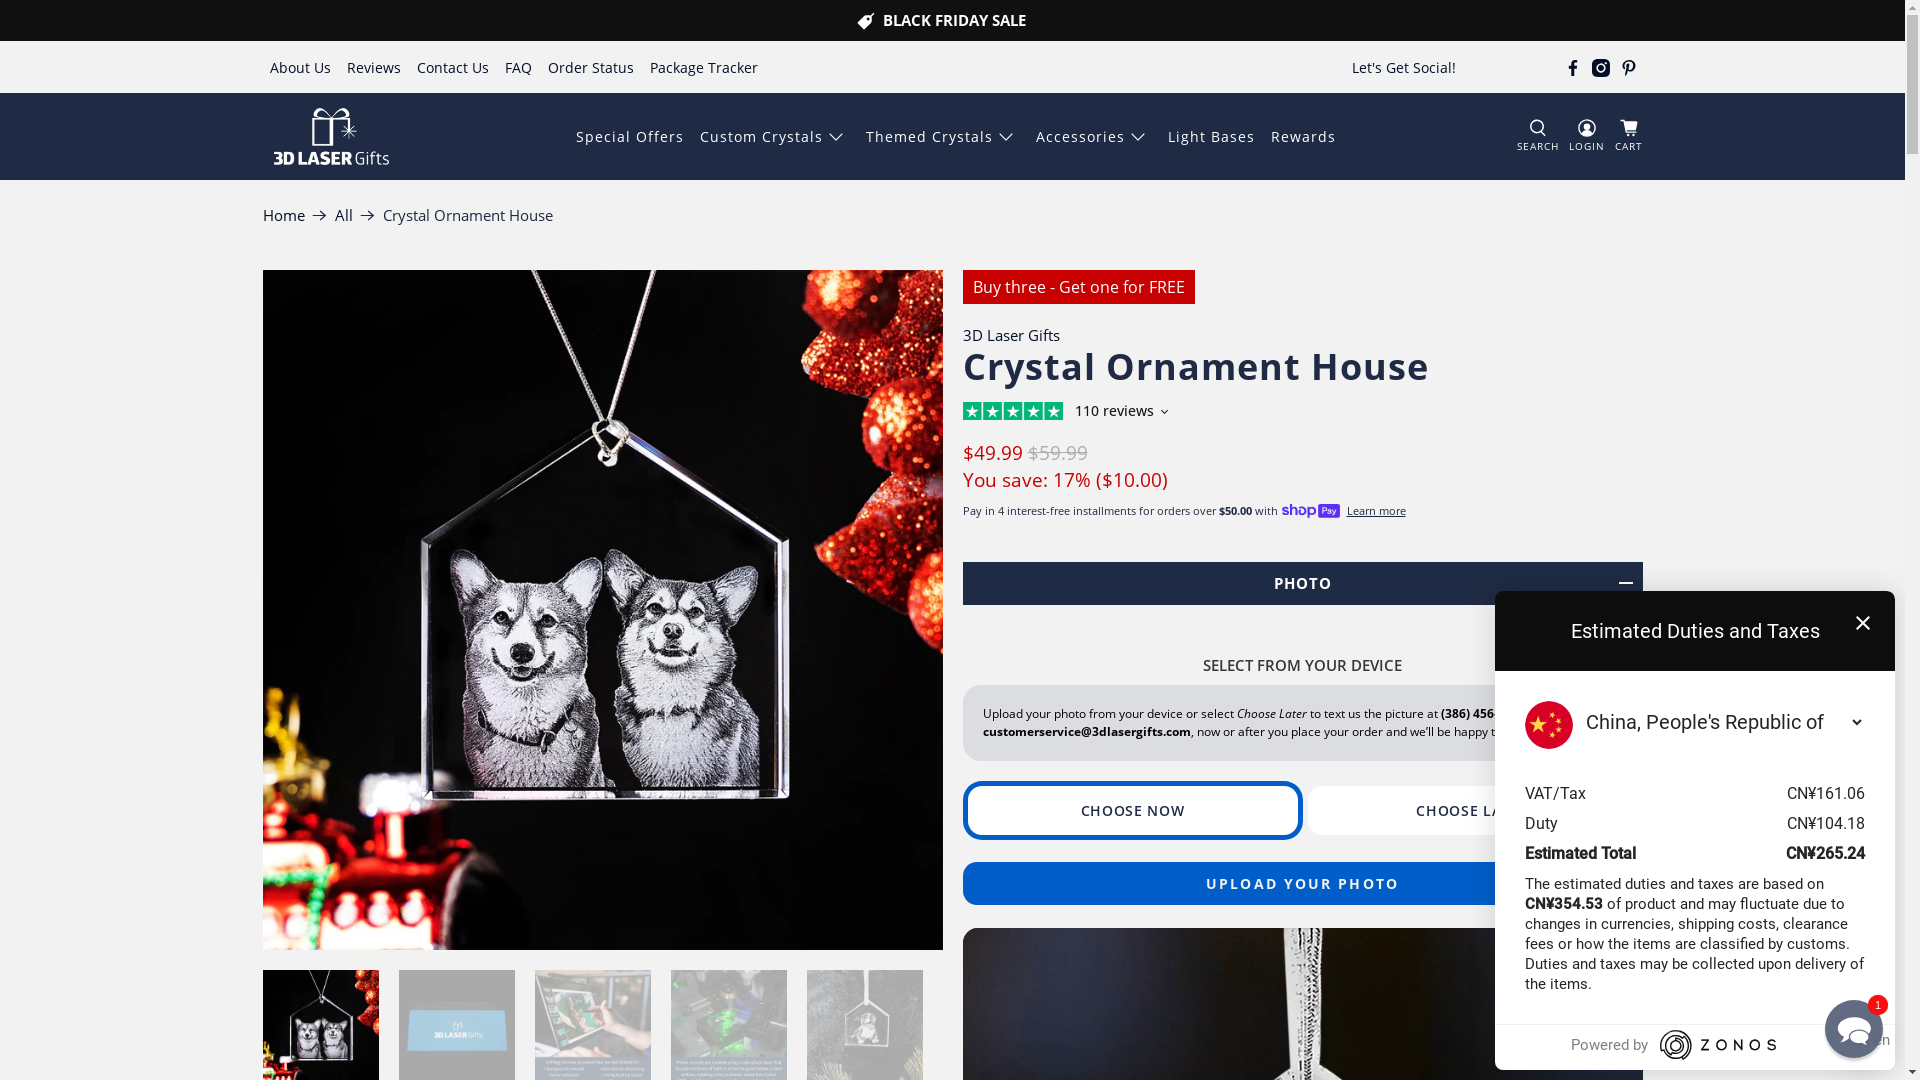  I want to click on 'CART', so click(1627, 136).